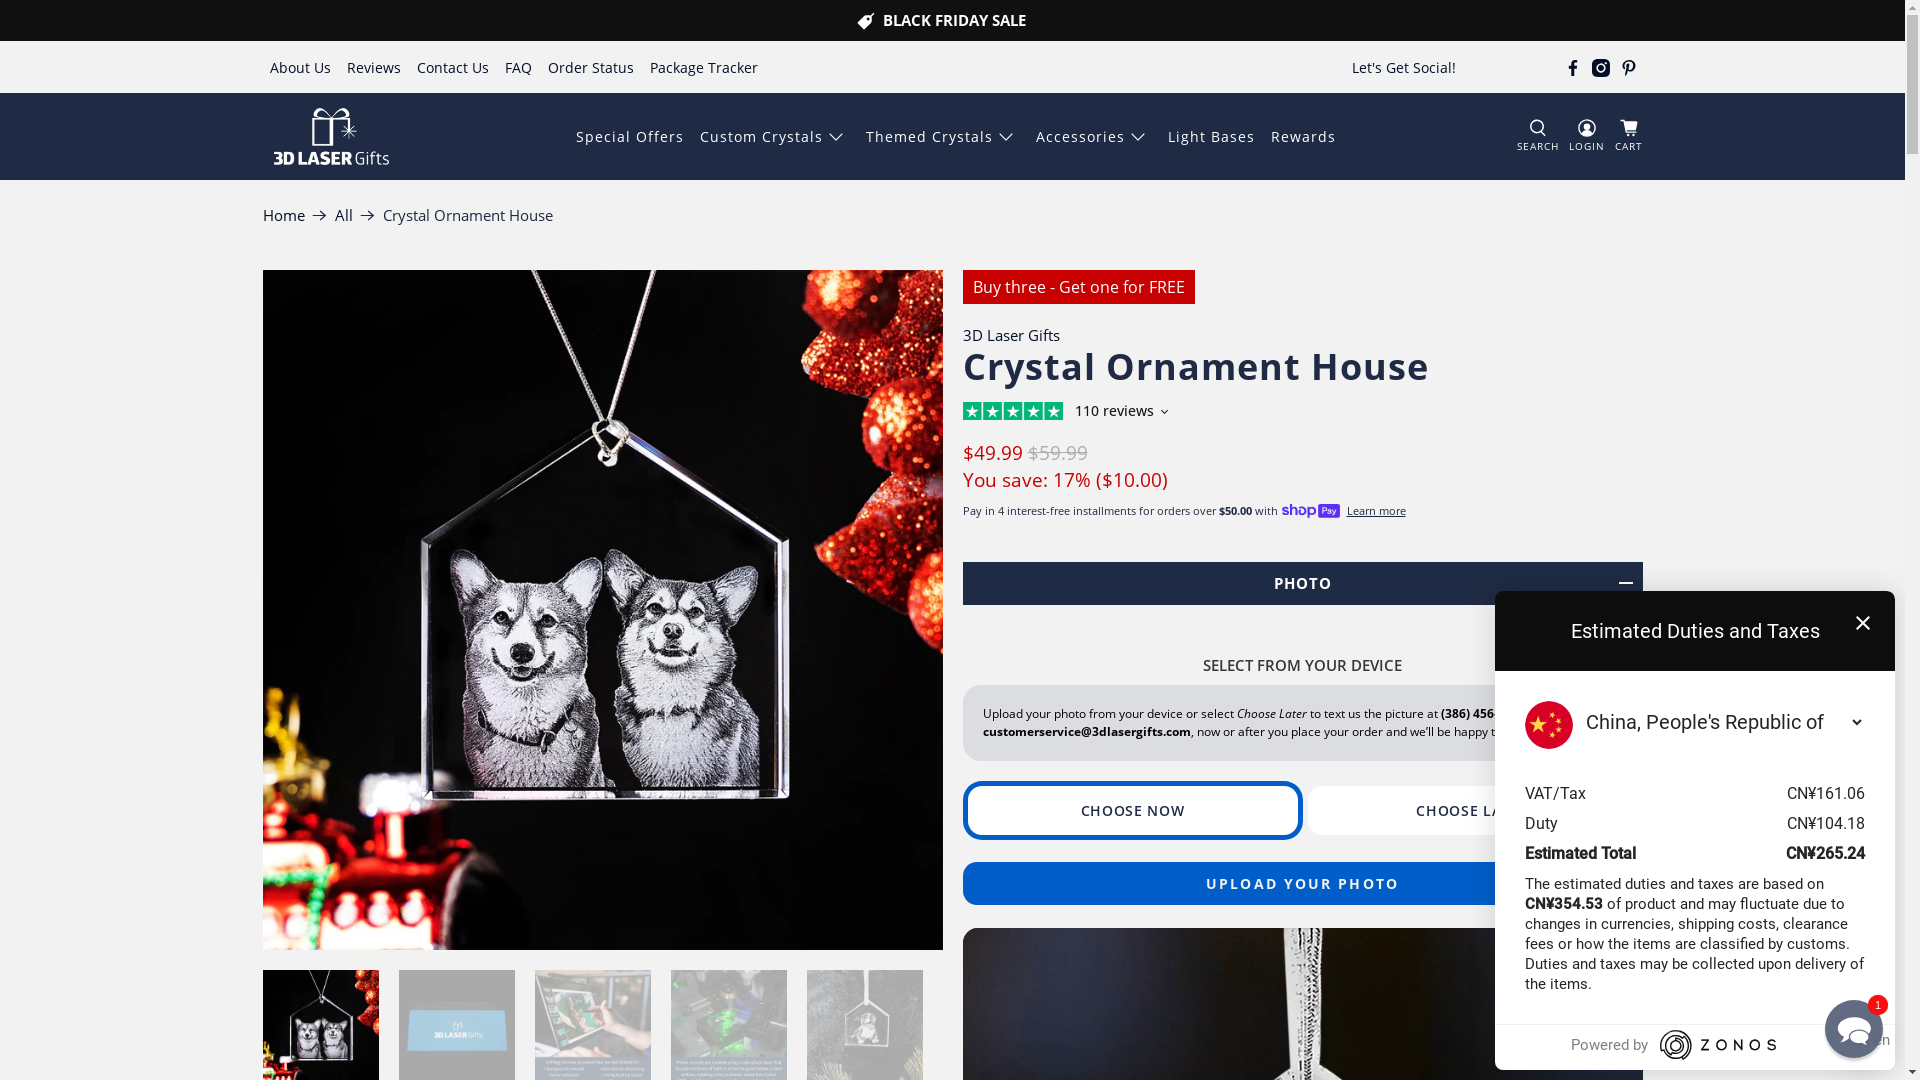  I want to click on 'CART', so click(1627, 136).